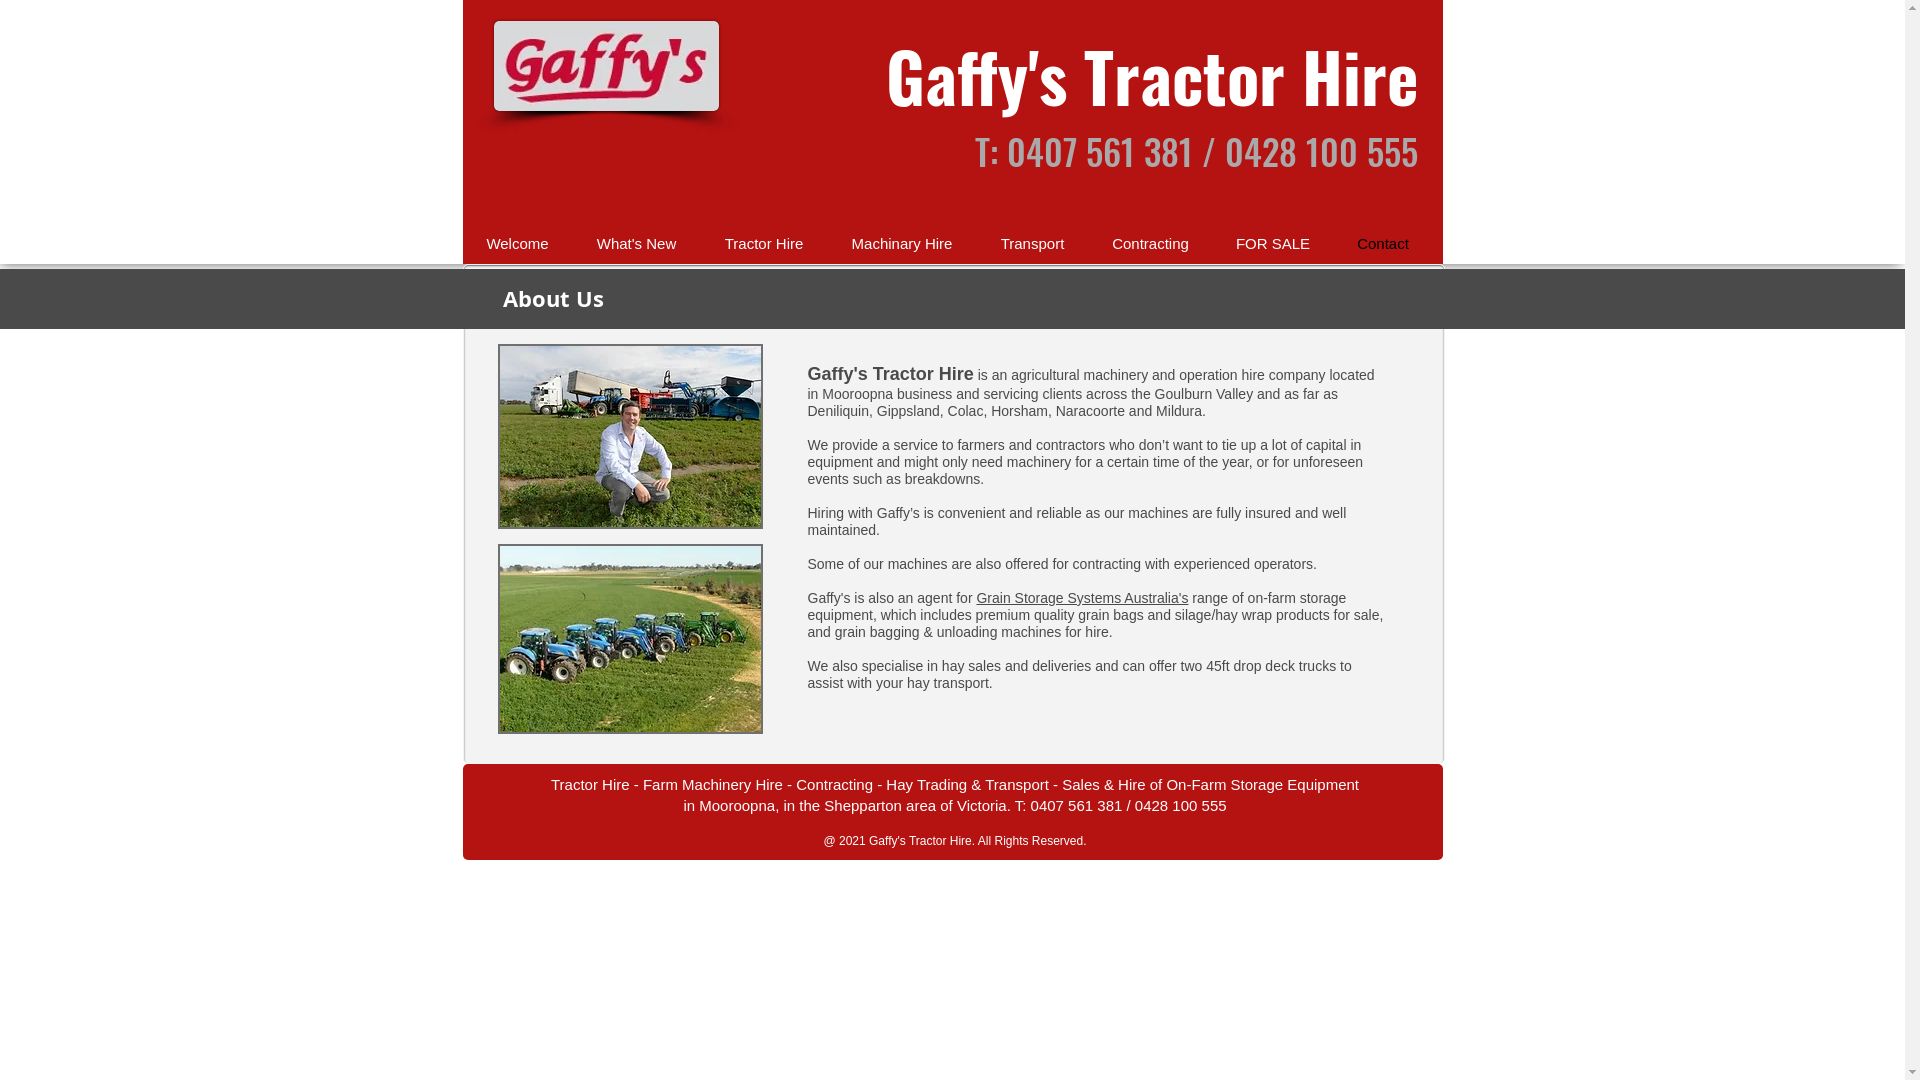  I want to click on 'Contracting', so click(1150, 242).